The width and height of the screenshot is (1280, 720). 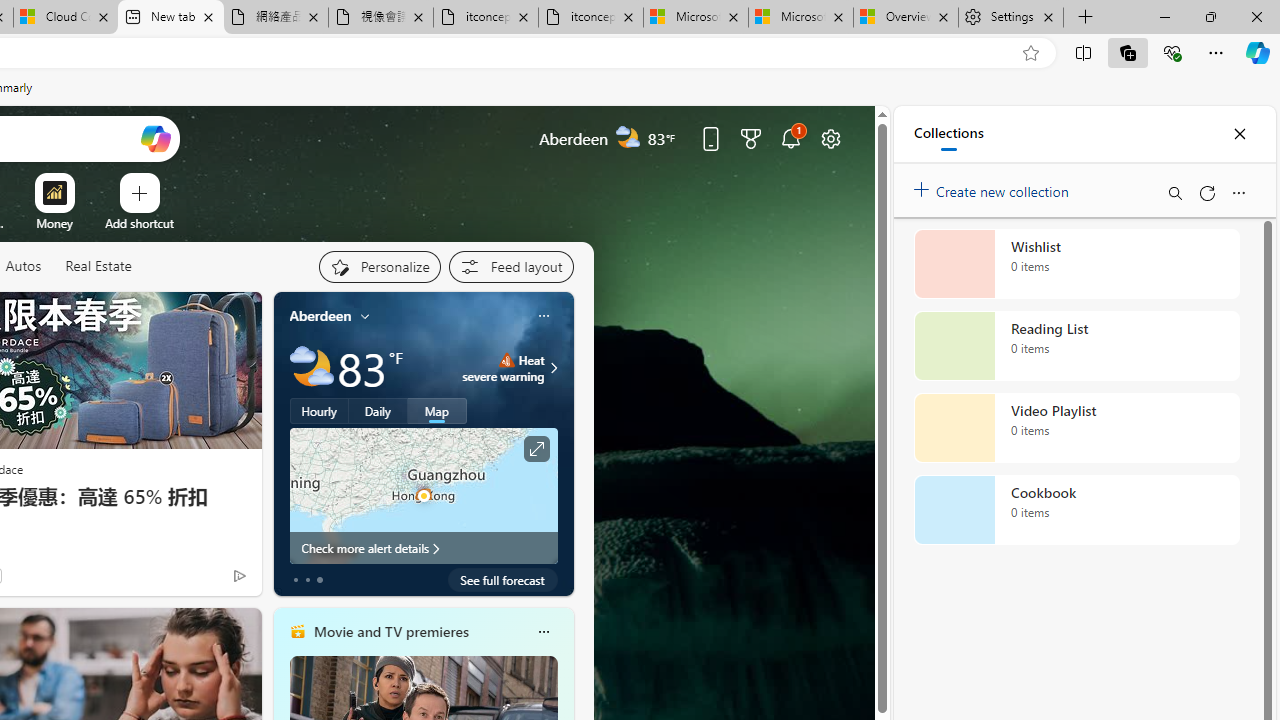 I want to click on 'Heat - Severe', so click(x=506, y=360).